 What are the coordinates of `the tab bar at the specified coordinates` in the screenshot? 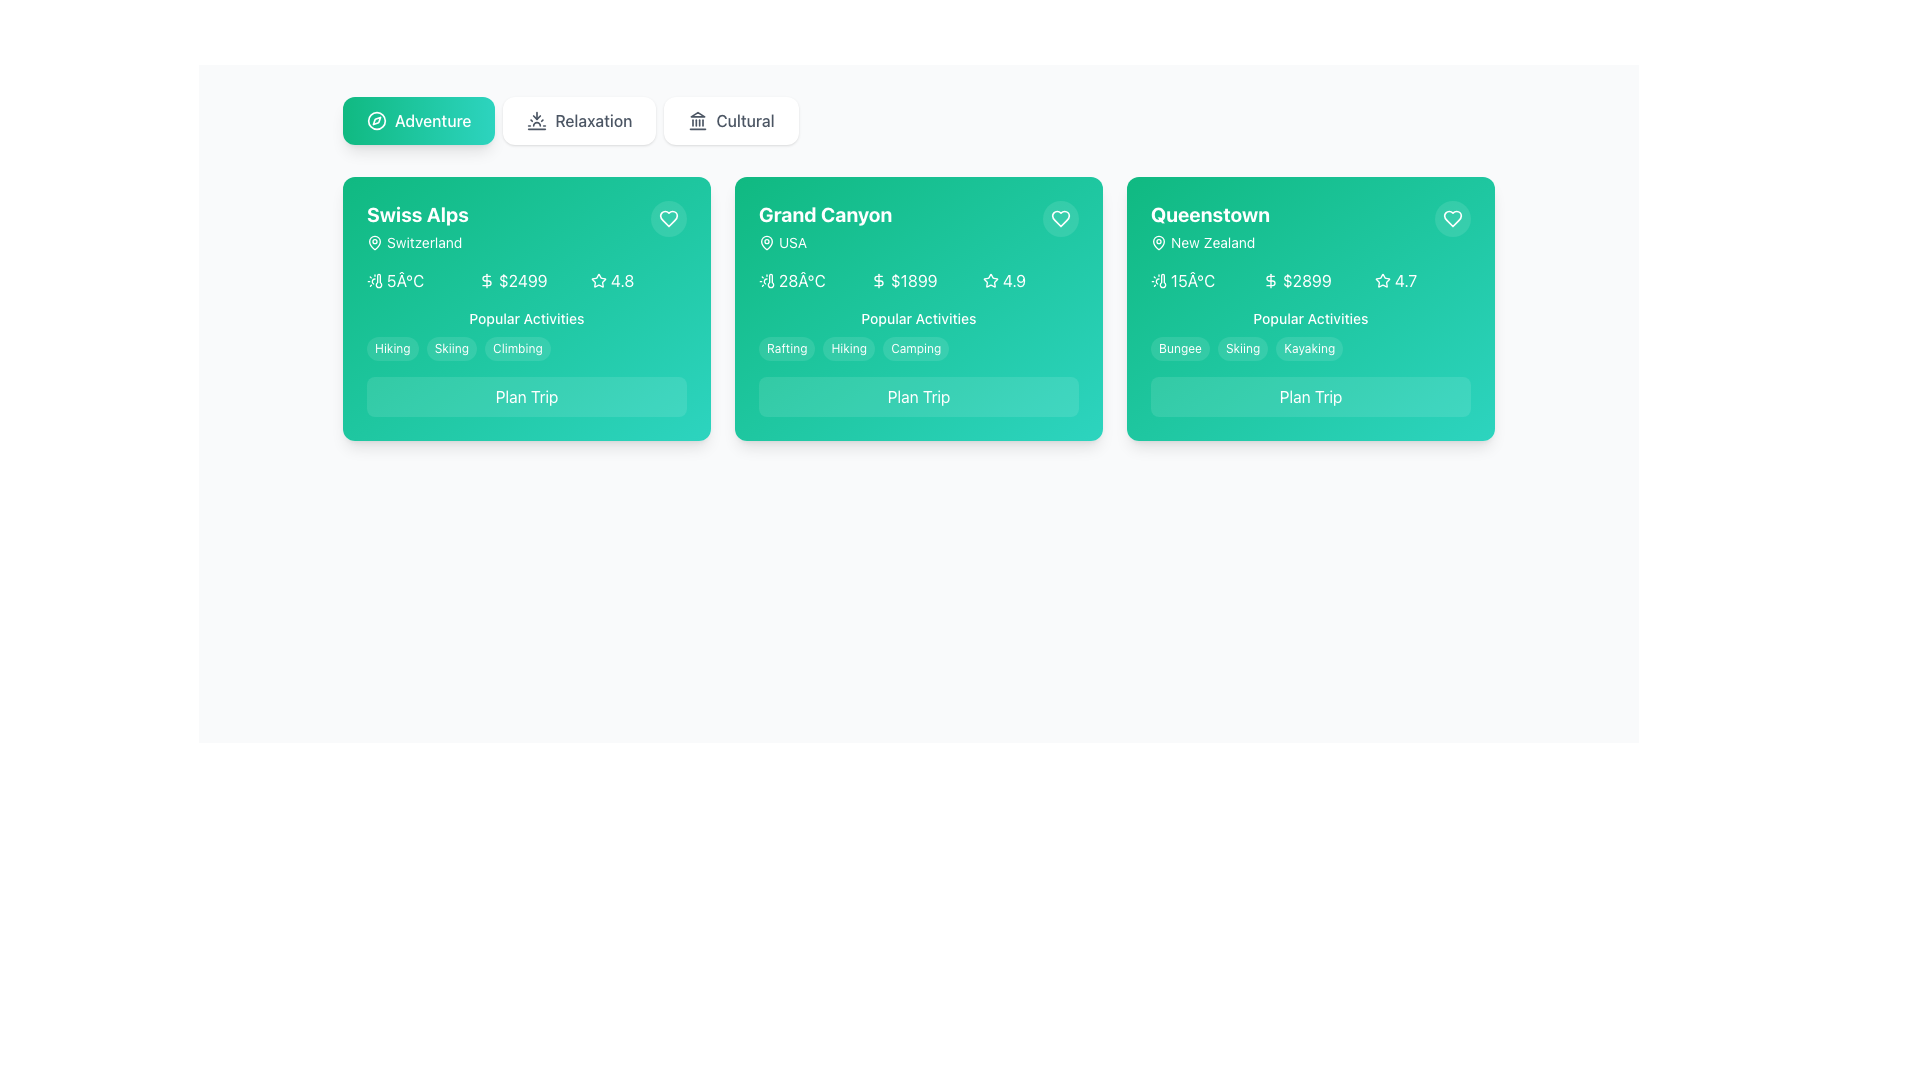 It's located at (917, 120).